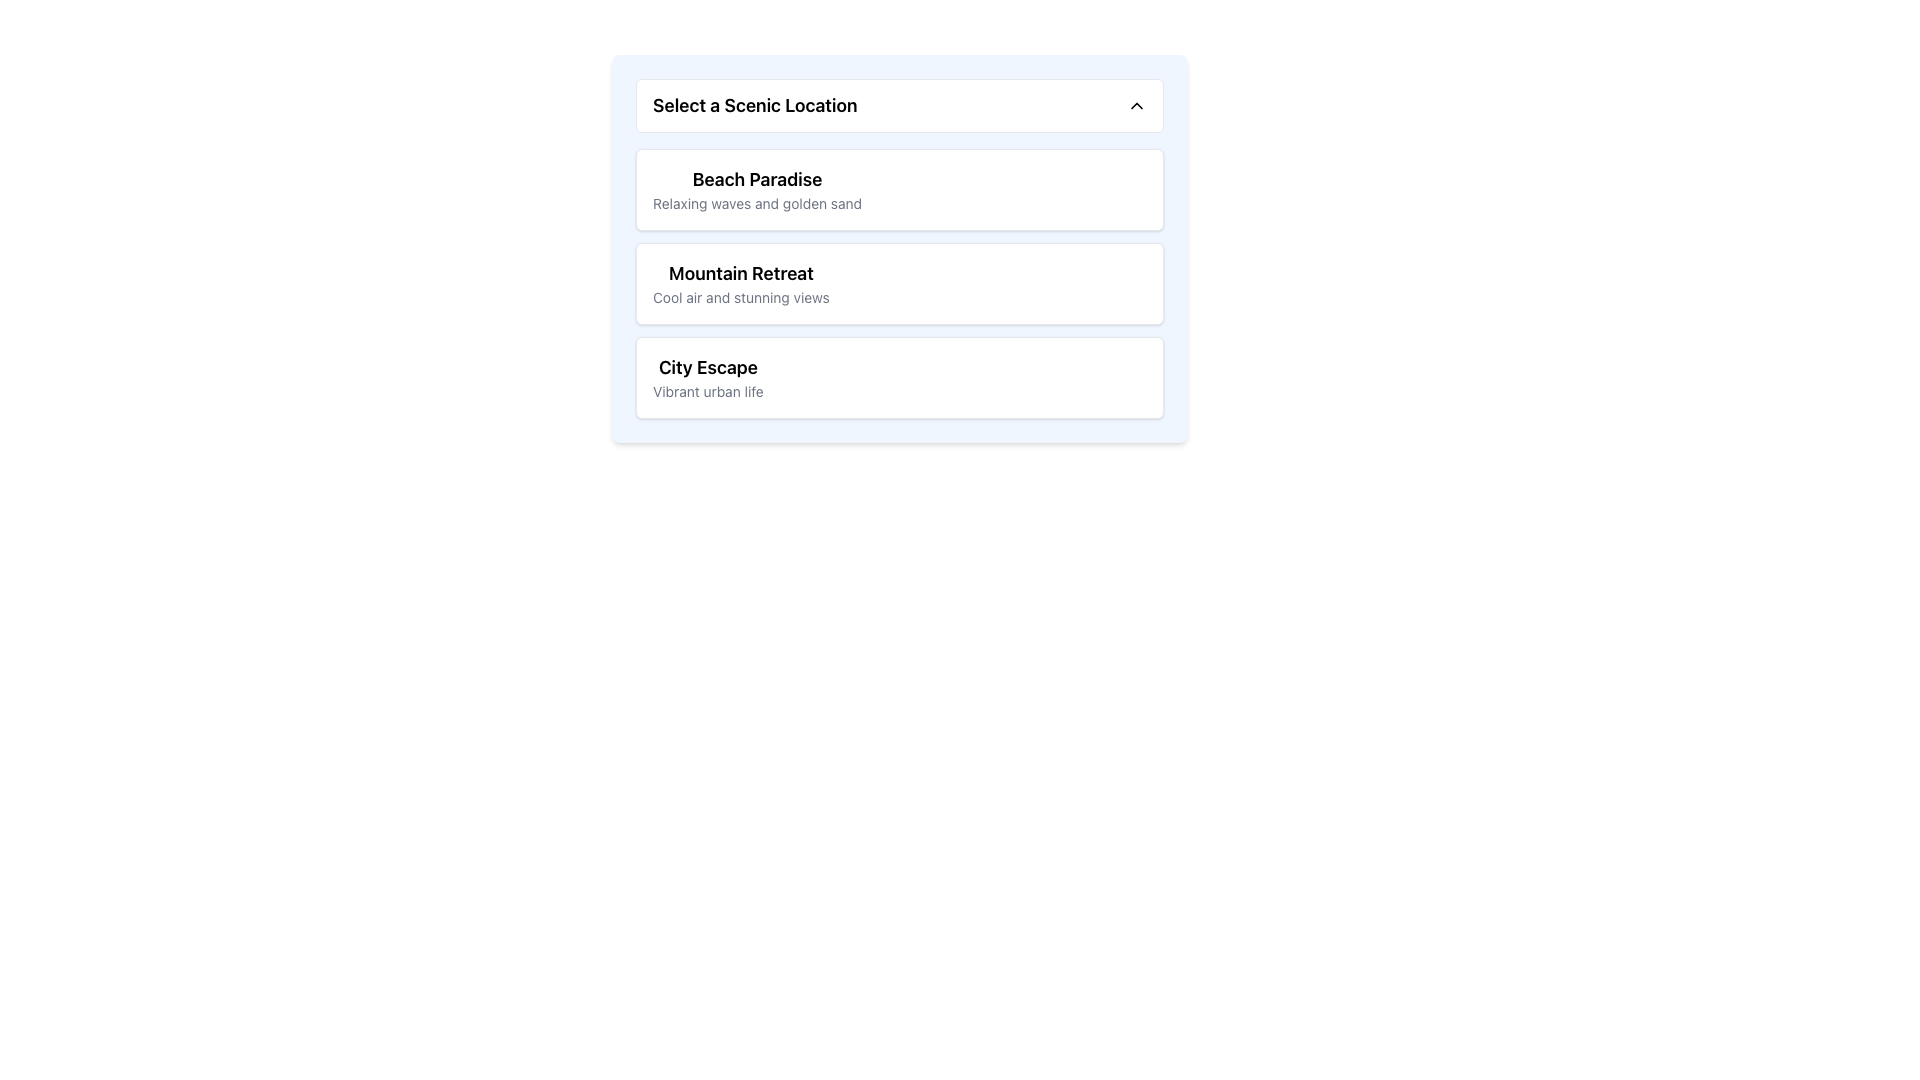 Image resolution: width=1920 pixels, height=1080 pixels. What do you see at coordinates (708, 392) in the screenshot?
I see `the text label reading 'Vibrant urban life', which is rendered in a small-sized gray font and located below the title 'City Escape'` at bounding box center [708, 392].